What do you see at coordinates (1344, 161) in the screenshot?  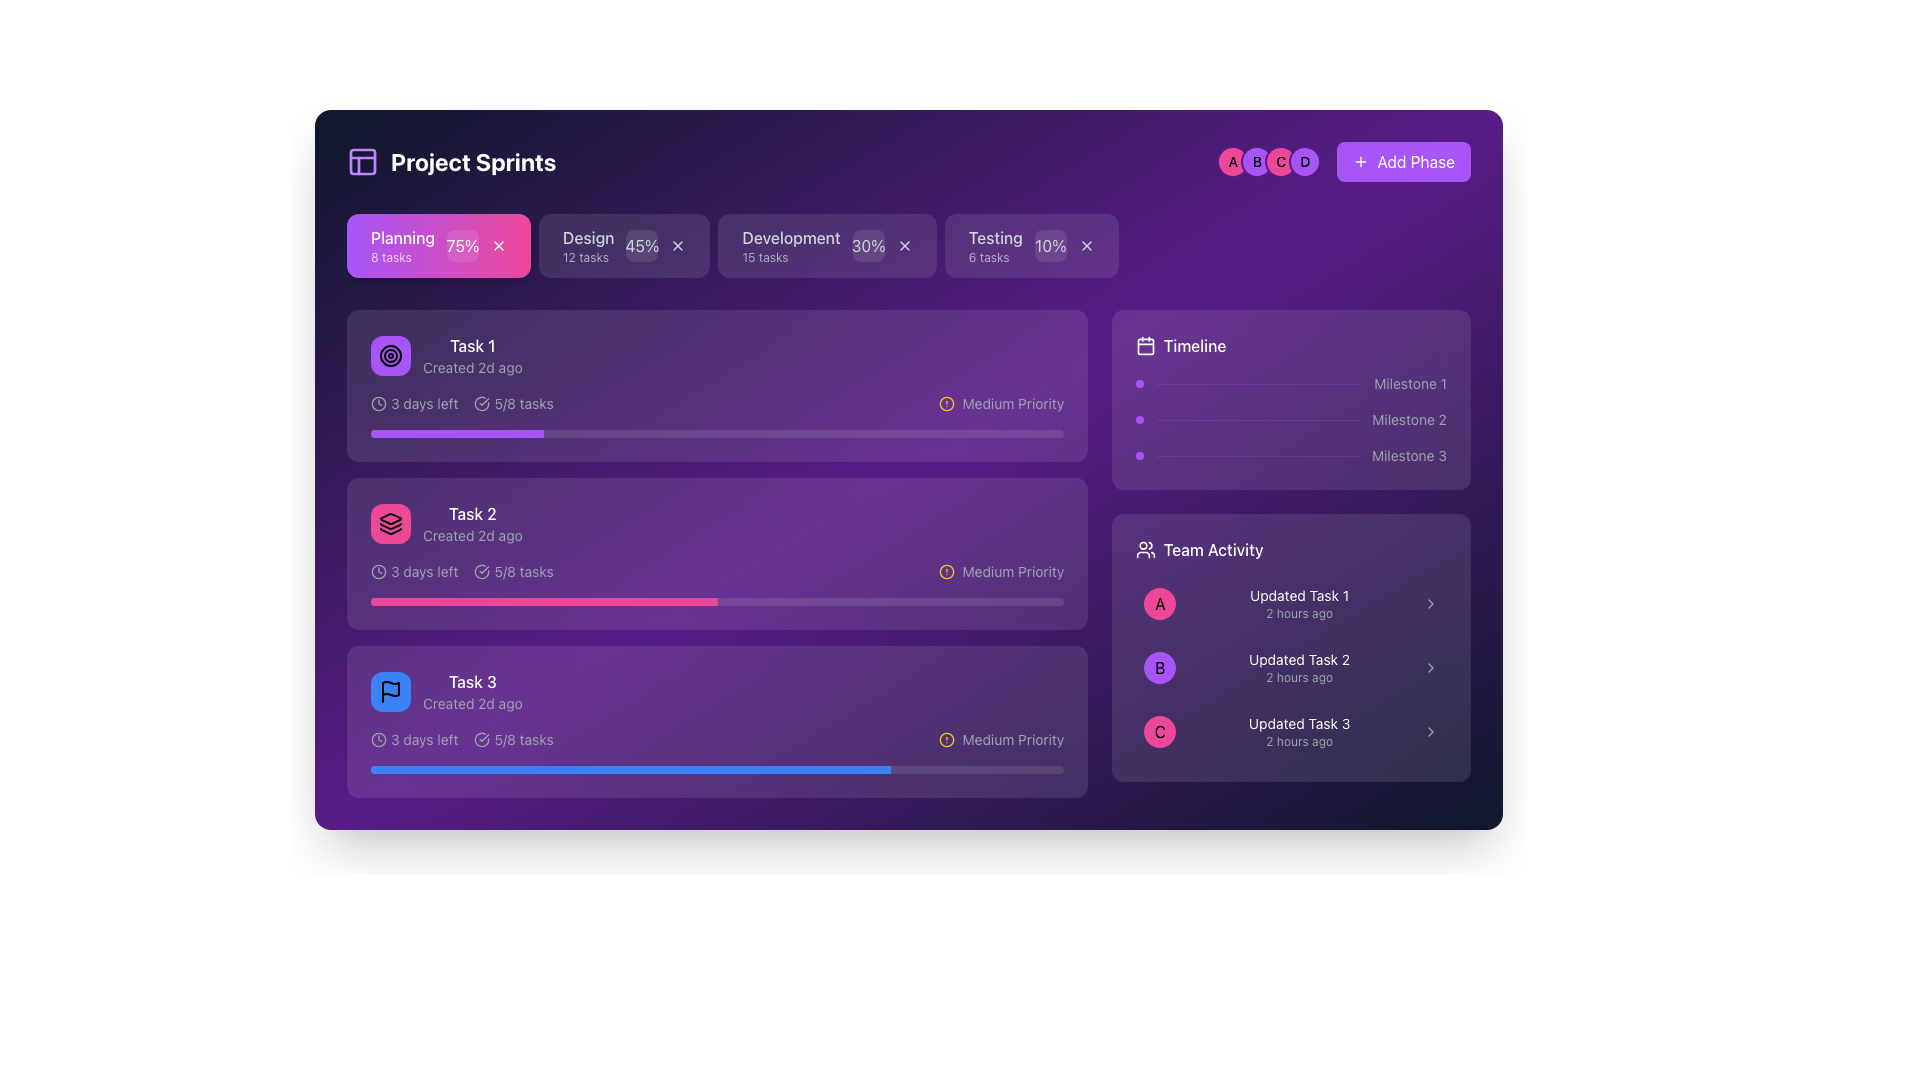 I see `the button located at the top-right area of the main interface, adjacent to the circular icons labeled 'A', 'B', 'C', and 'D'` at bounding box center [1344, 161].